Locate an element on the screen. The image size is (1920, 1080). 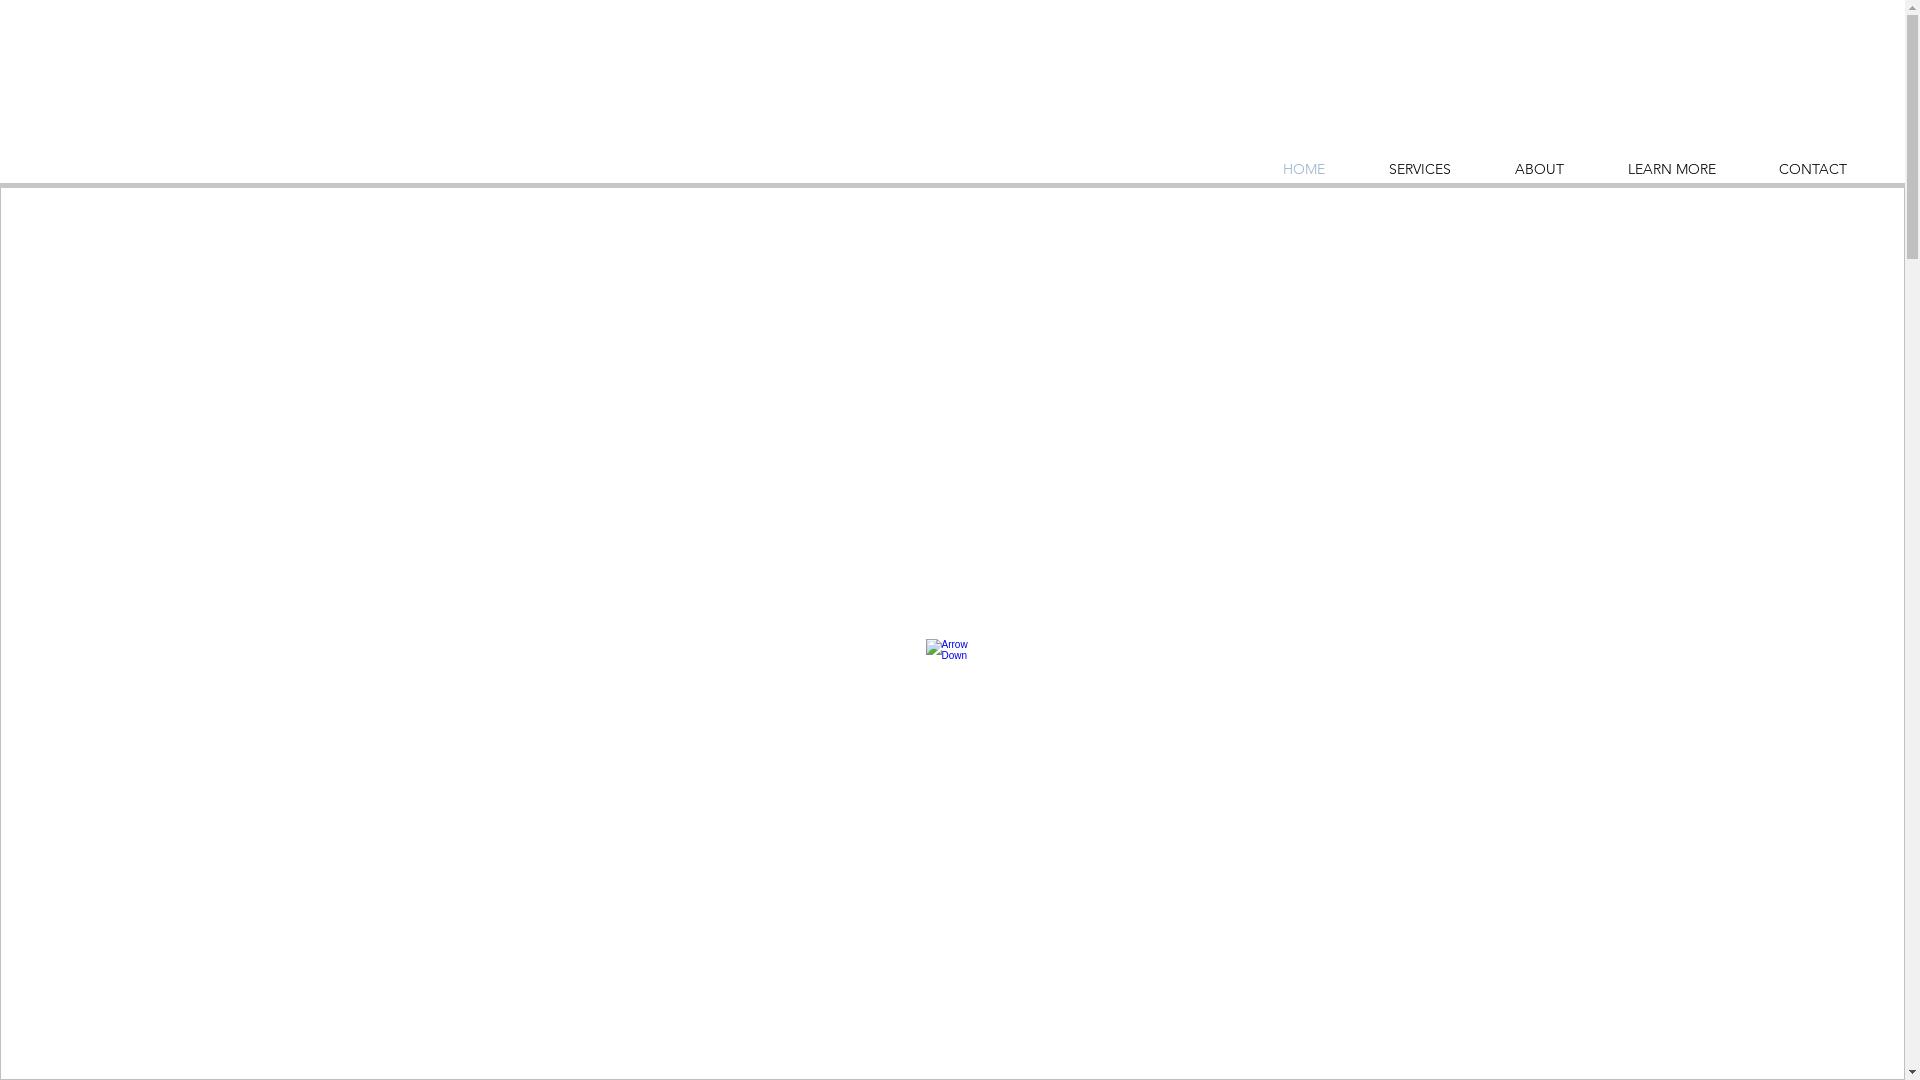
'LEARN MORE' is located at coordinates (1671, 168).